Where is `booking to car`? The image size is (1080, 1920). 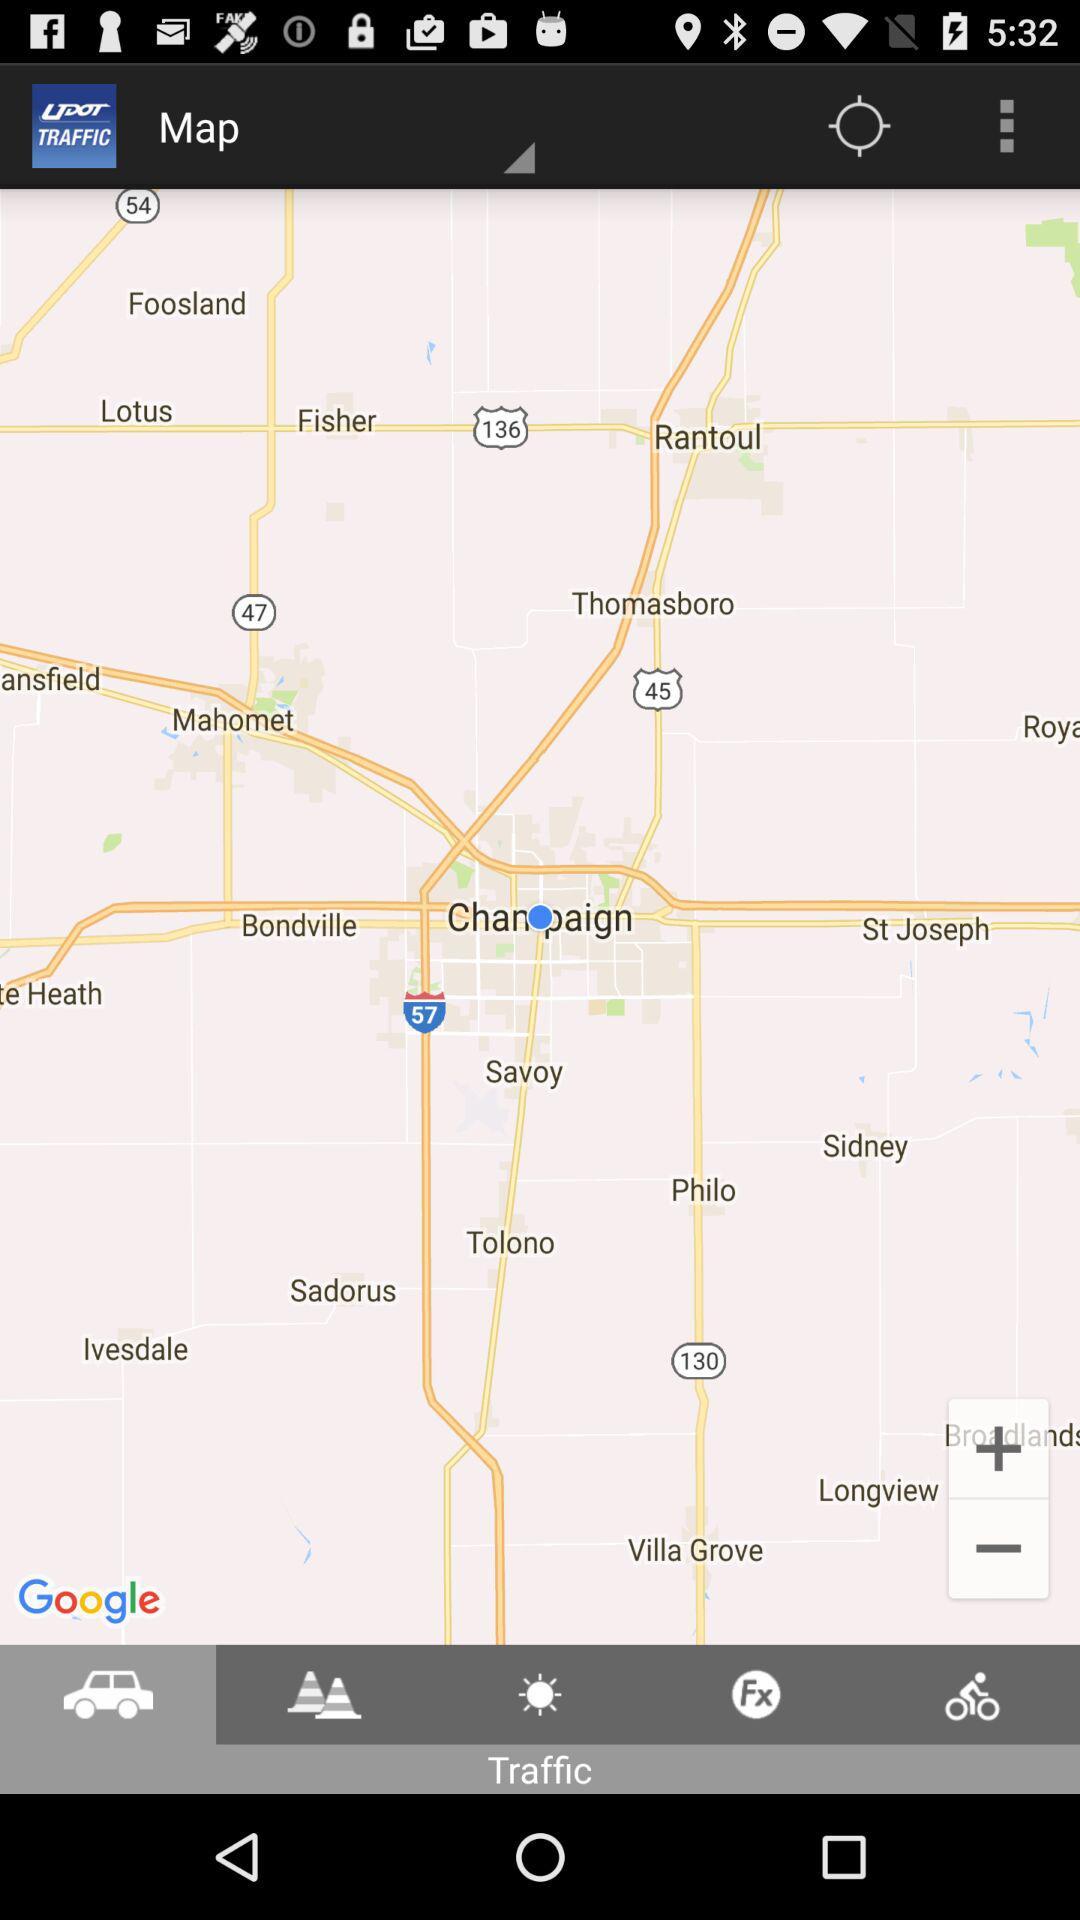 booking to car is located at coordinates (108, 1693).